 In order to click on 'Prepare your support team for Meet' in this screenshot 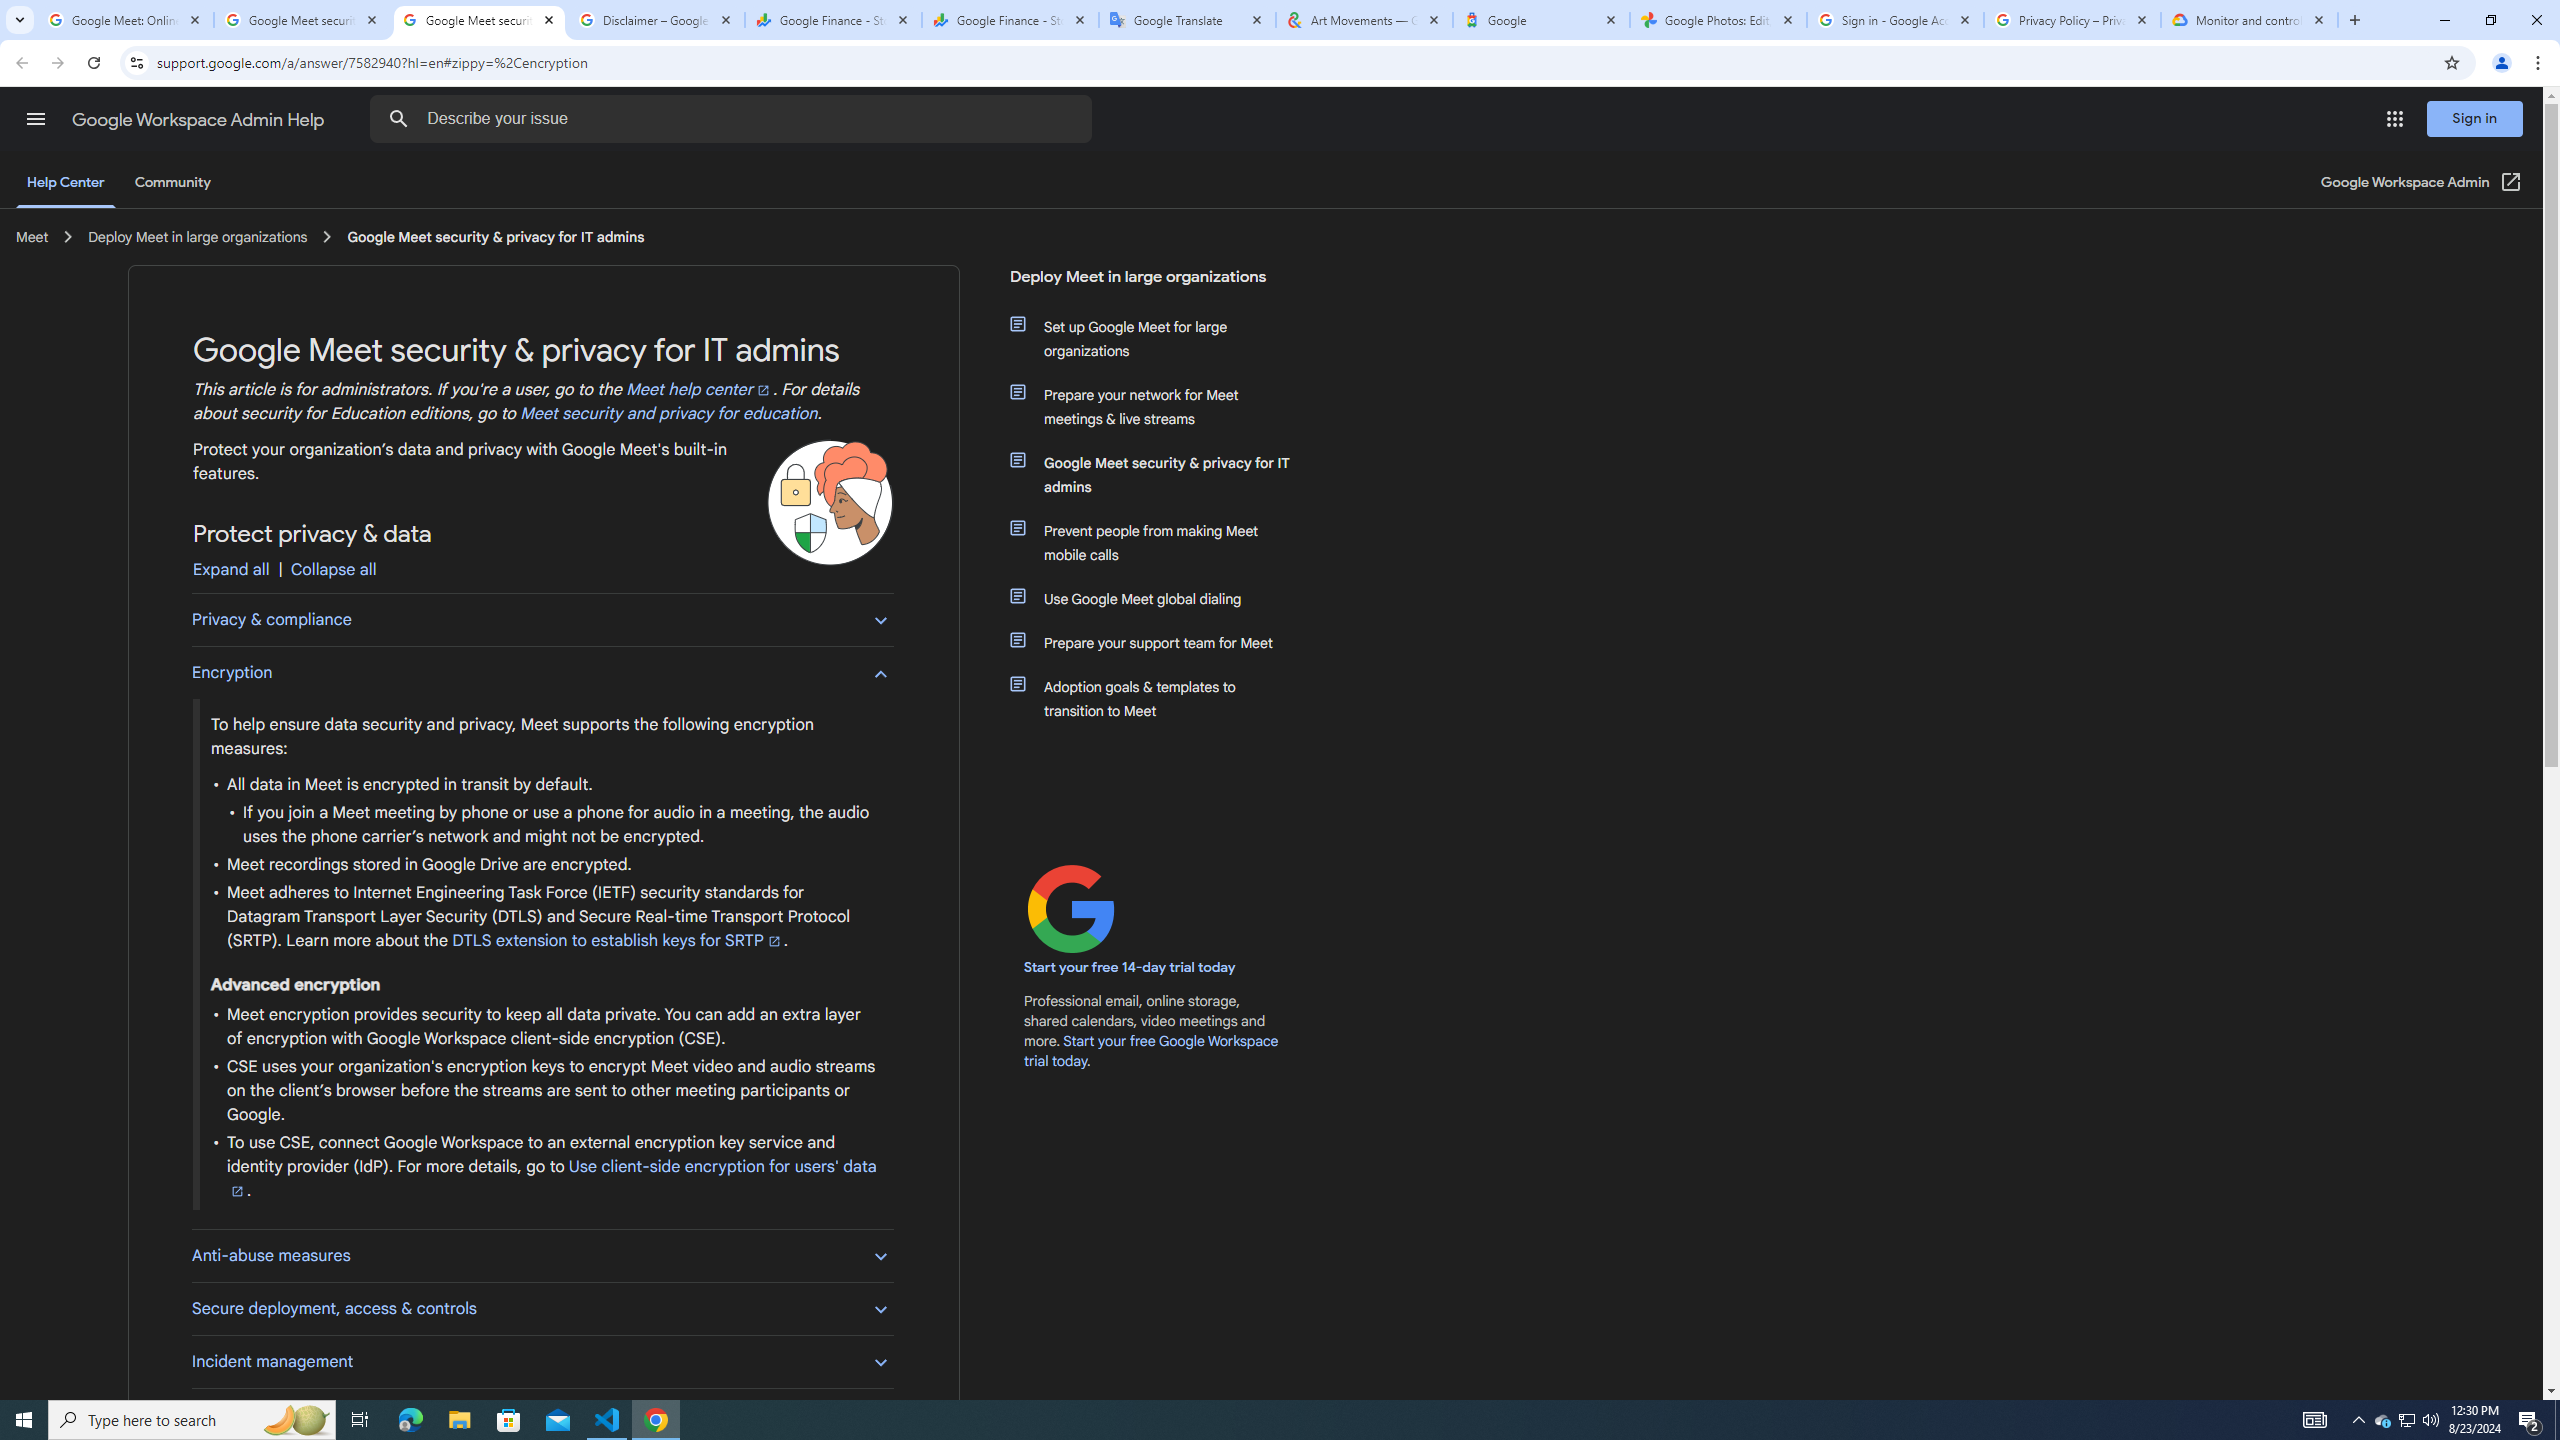, I will do `click(1162, 642)`.